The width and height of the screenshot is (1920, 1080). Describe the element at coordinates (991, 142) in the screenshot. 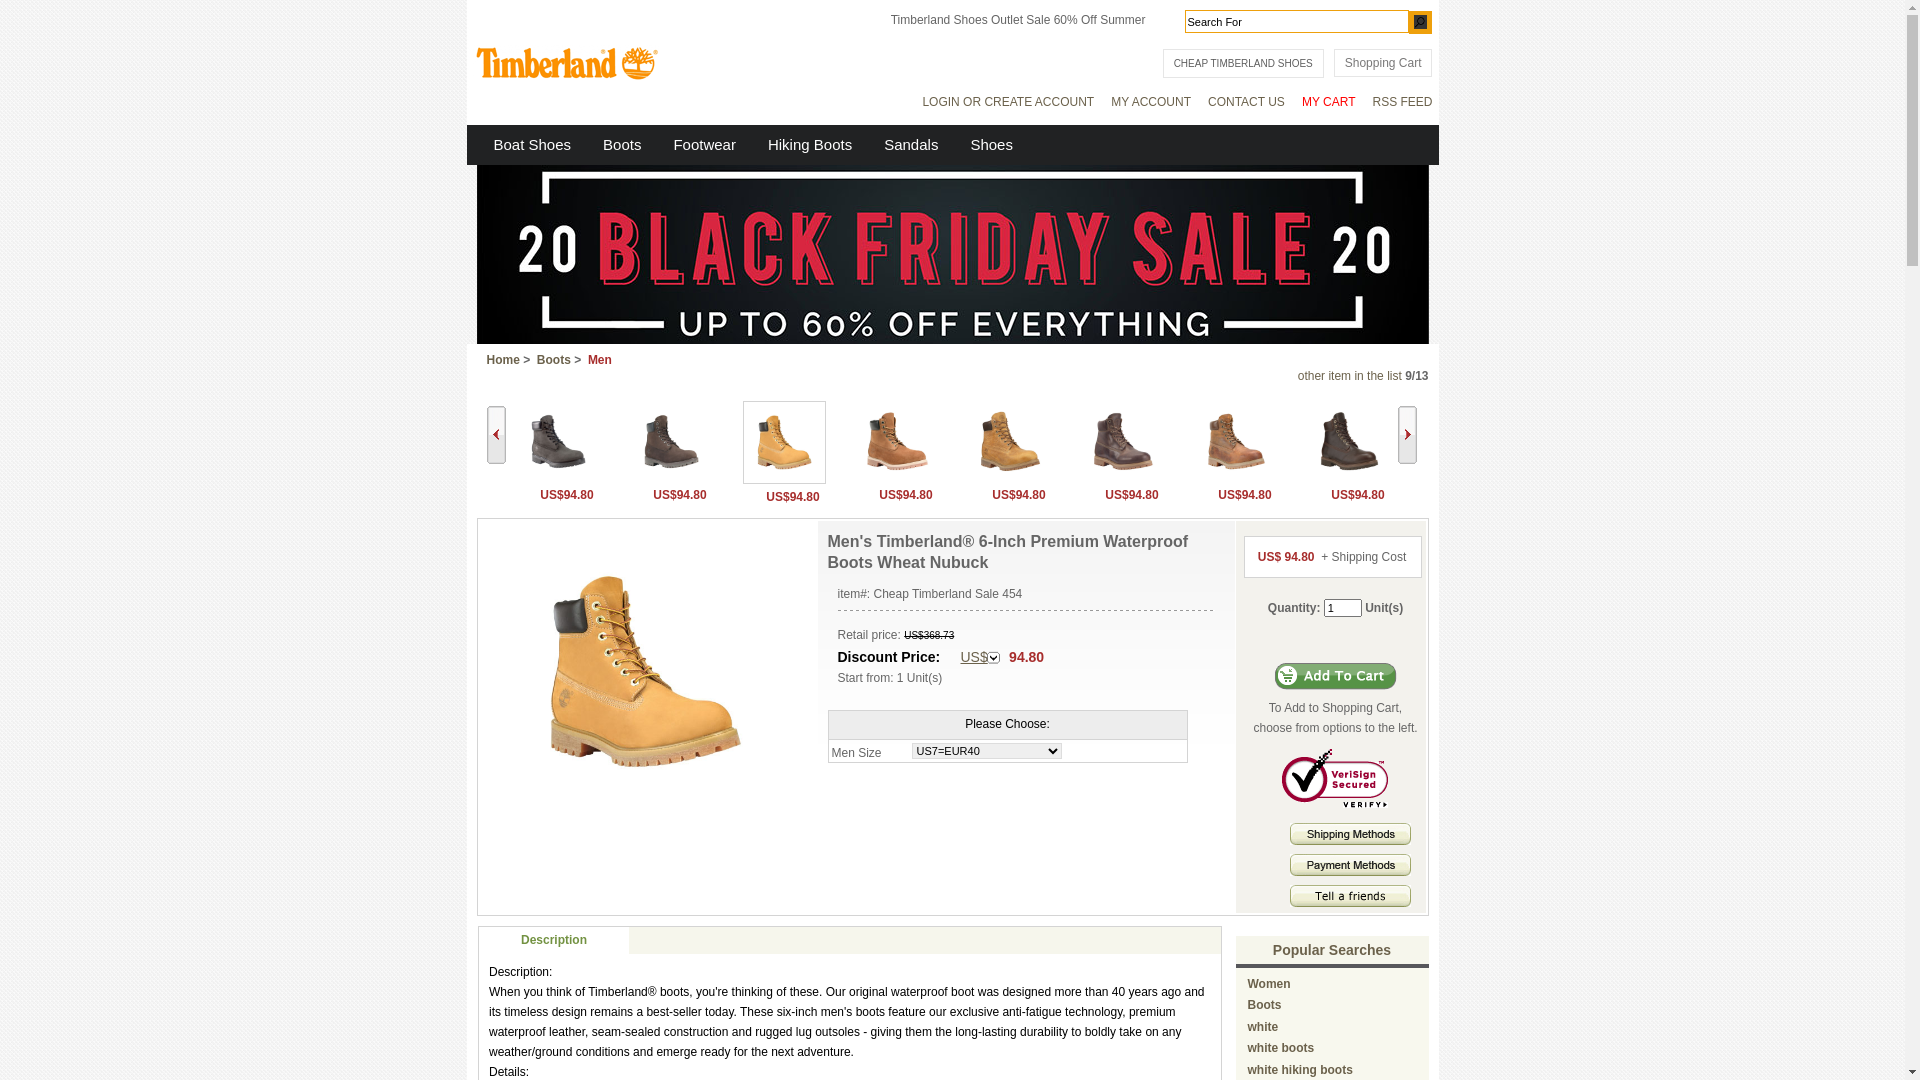

I see `'Shoes'` at that location.